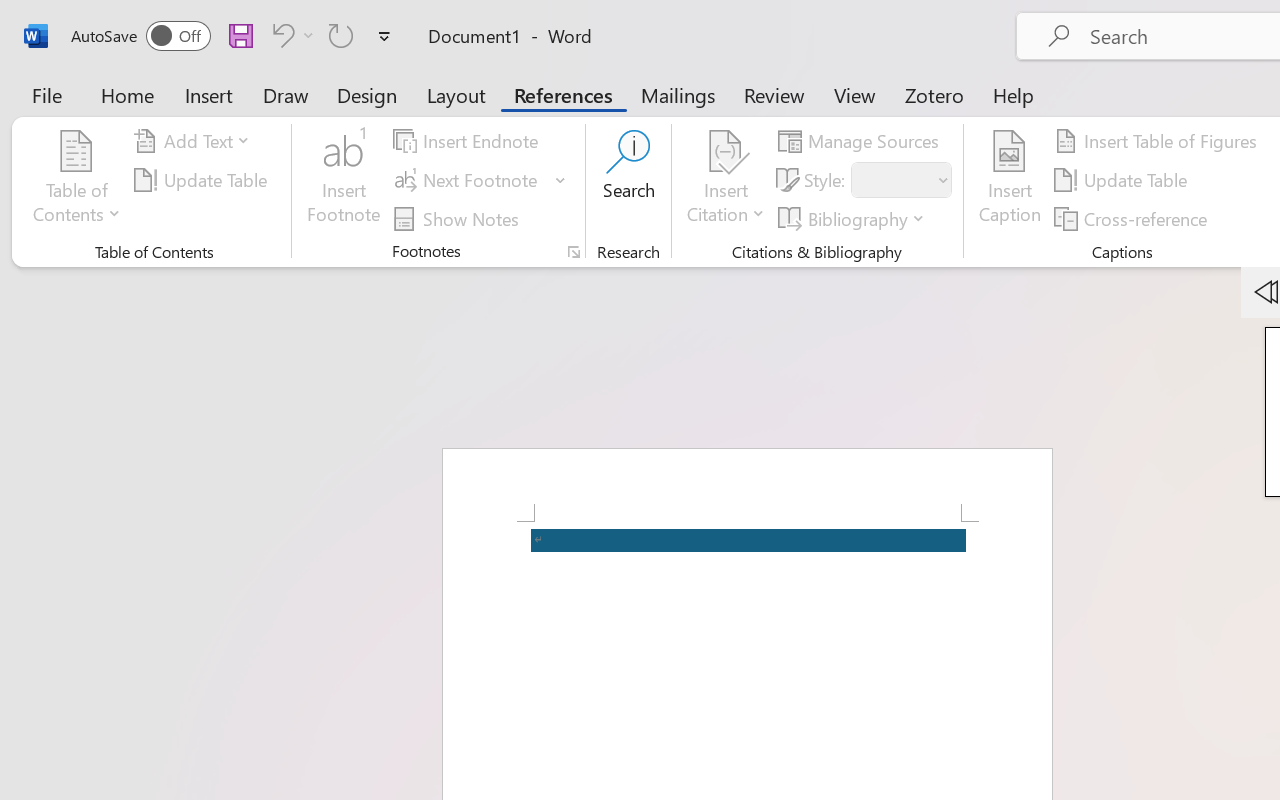 This screenshot has height=800, width=1280. Describe the element at coordinates (855, 218) in the screenshot. I see `'Bibliography'` at that location.